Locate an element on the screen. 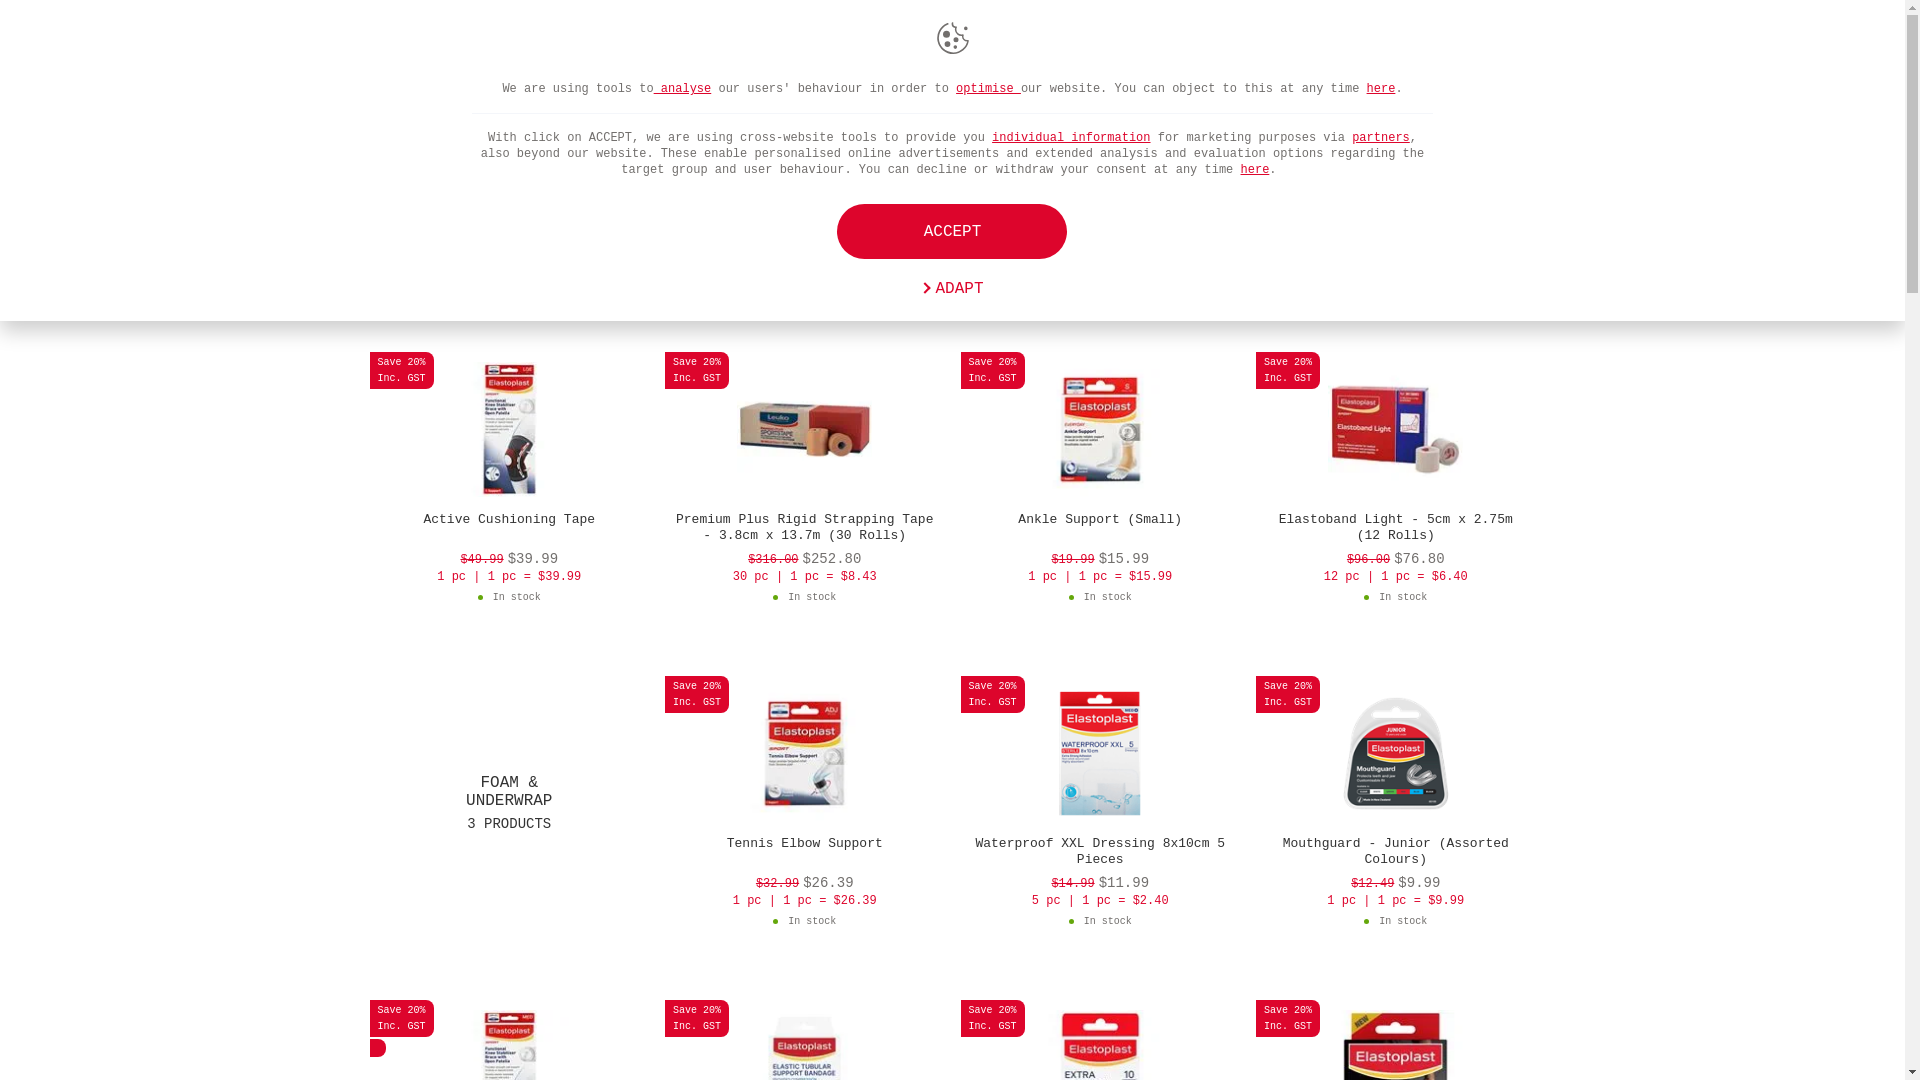 Image resolution: width=1920 pixels, height=1080 pixels. 'here' is located at coordinates (1366, 87).